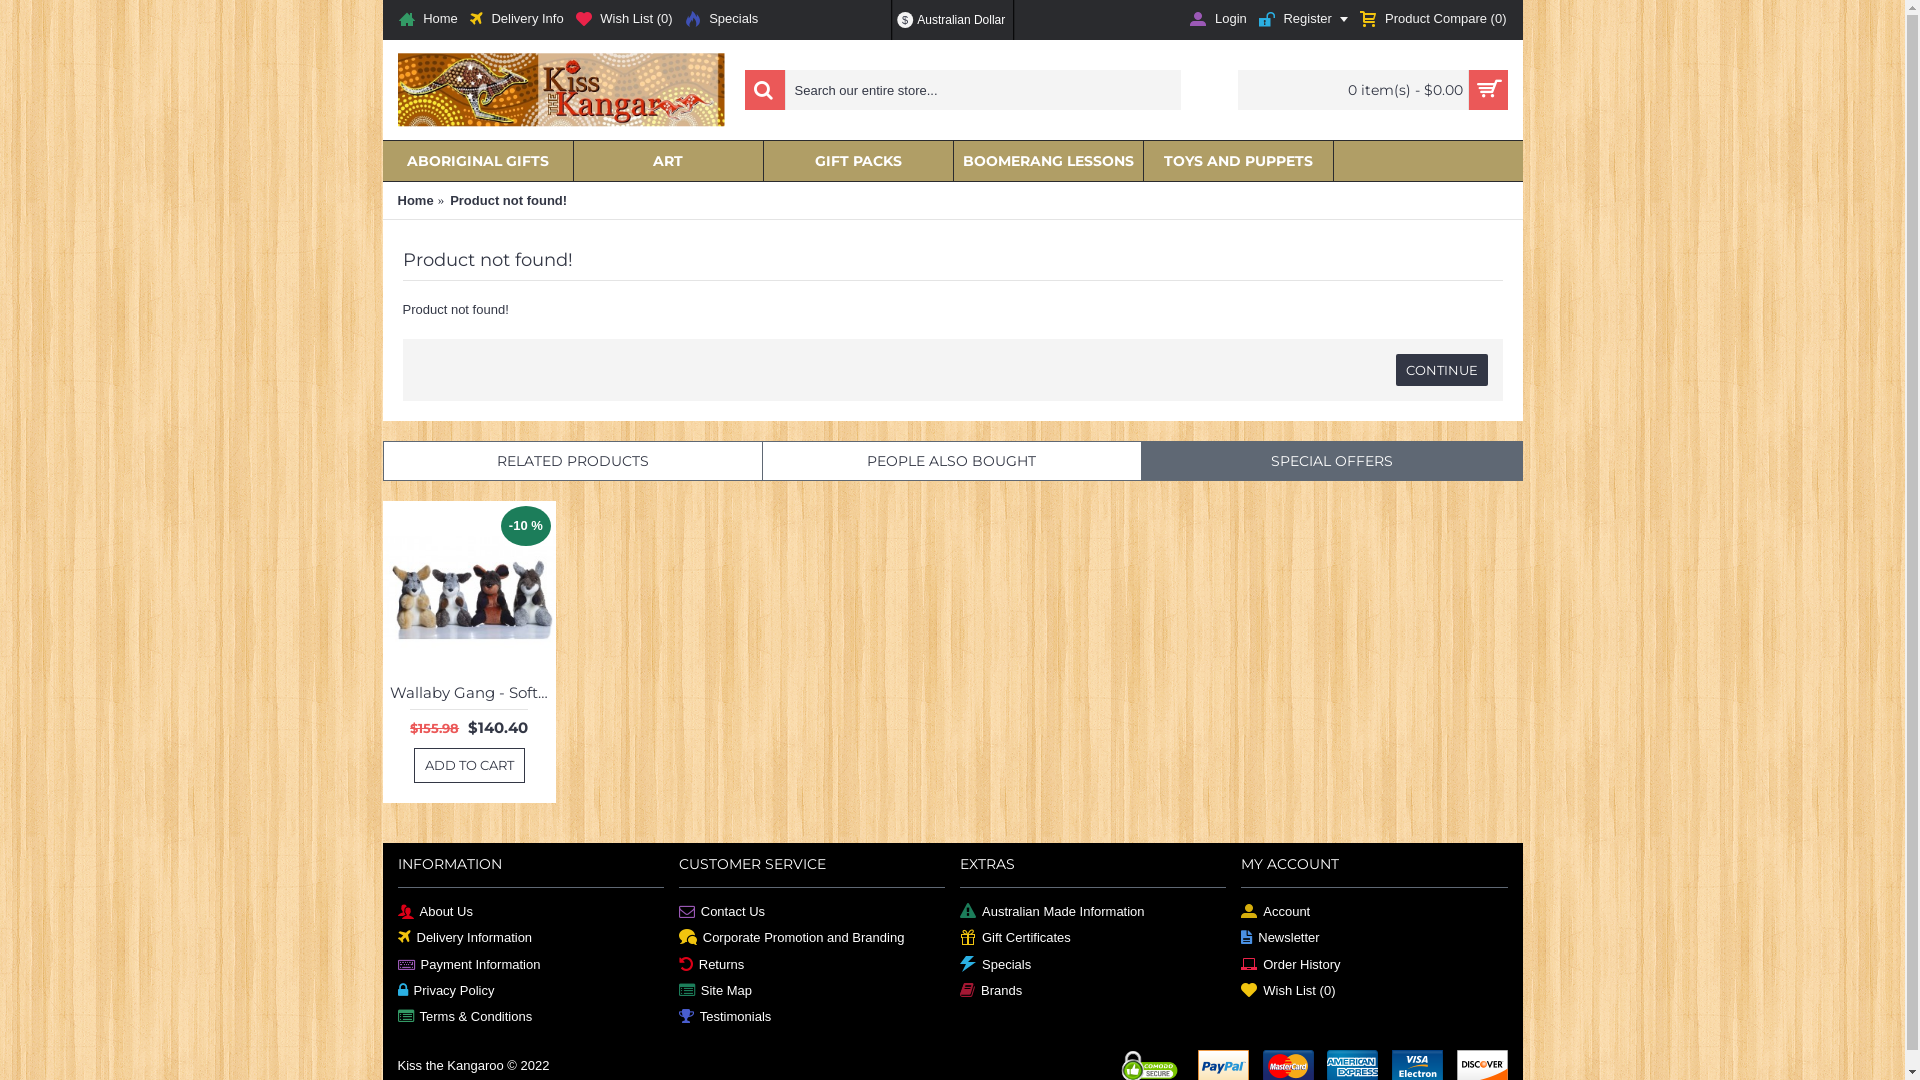 This screenshot has width=1920, height=1080. Describe the element at coordinates (398, 963) in the screenshot. I see `'Payment Information'` at that location.